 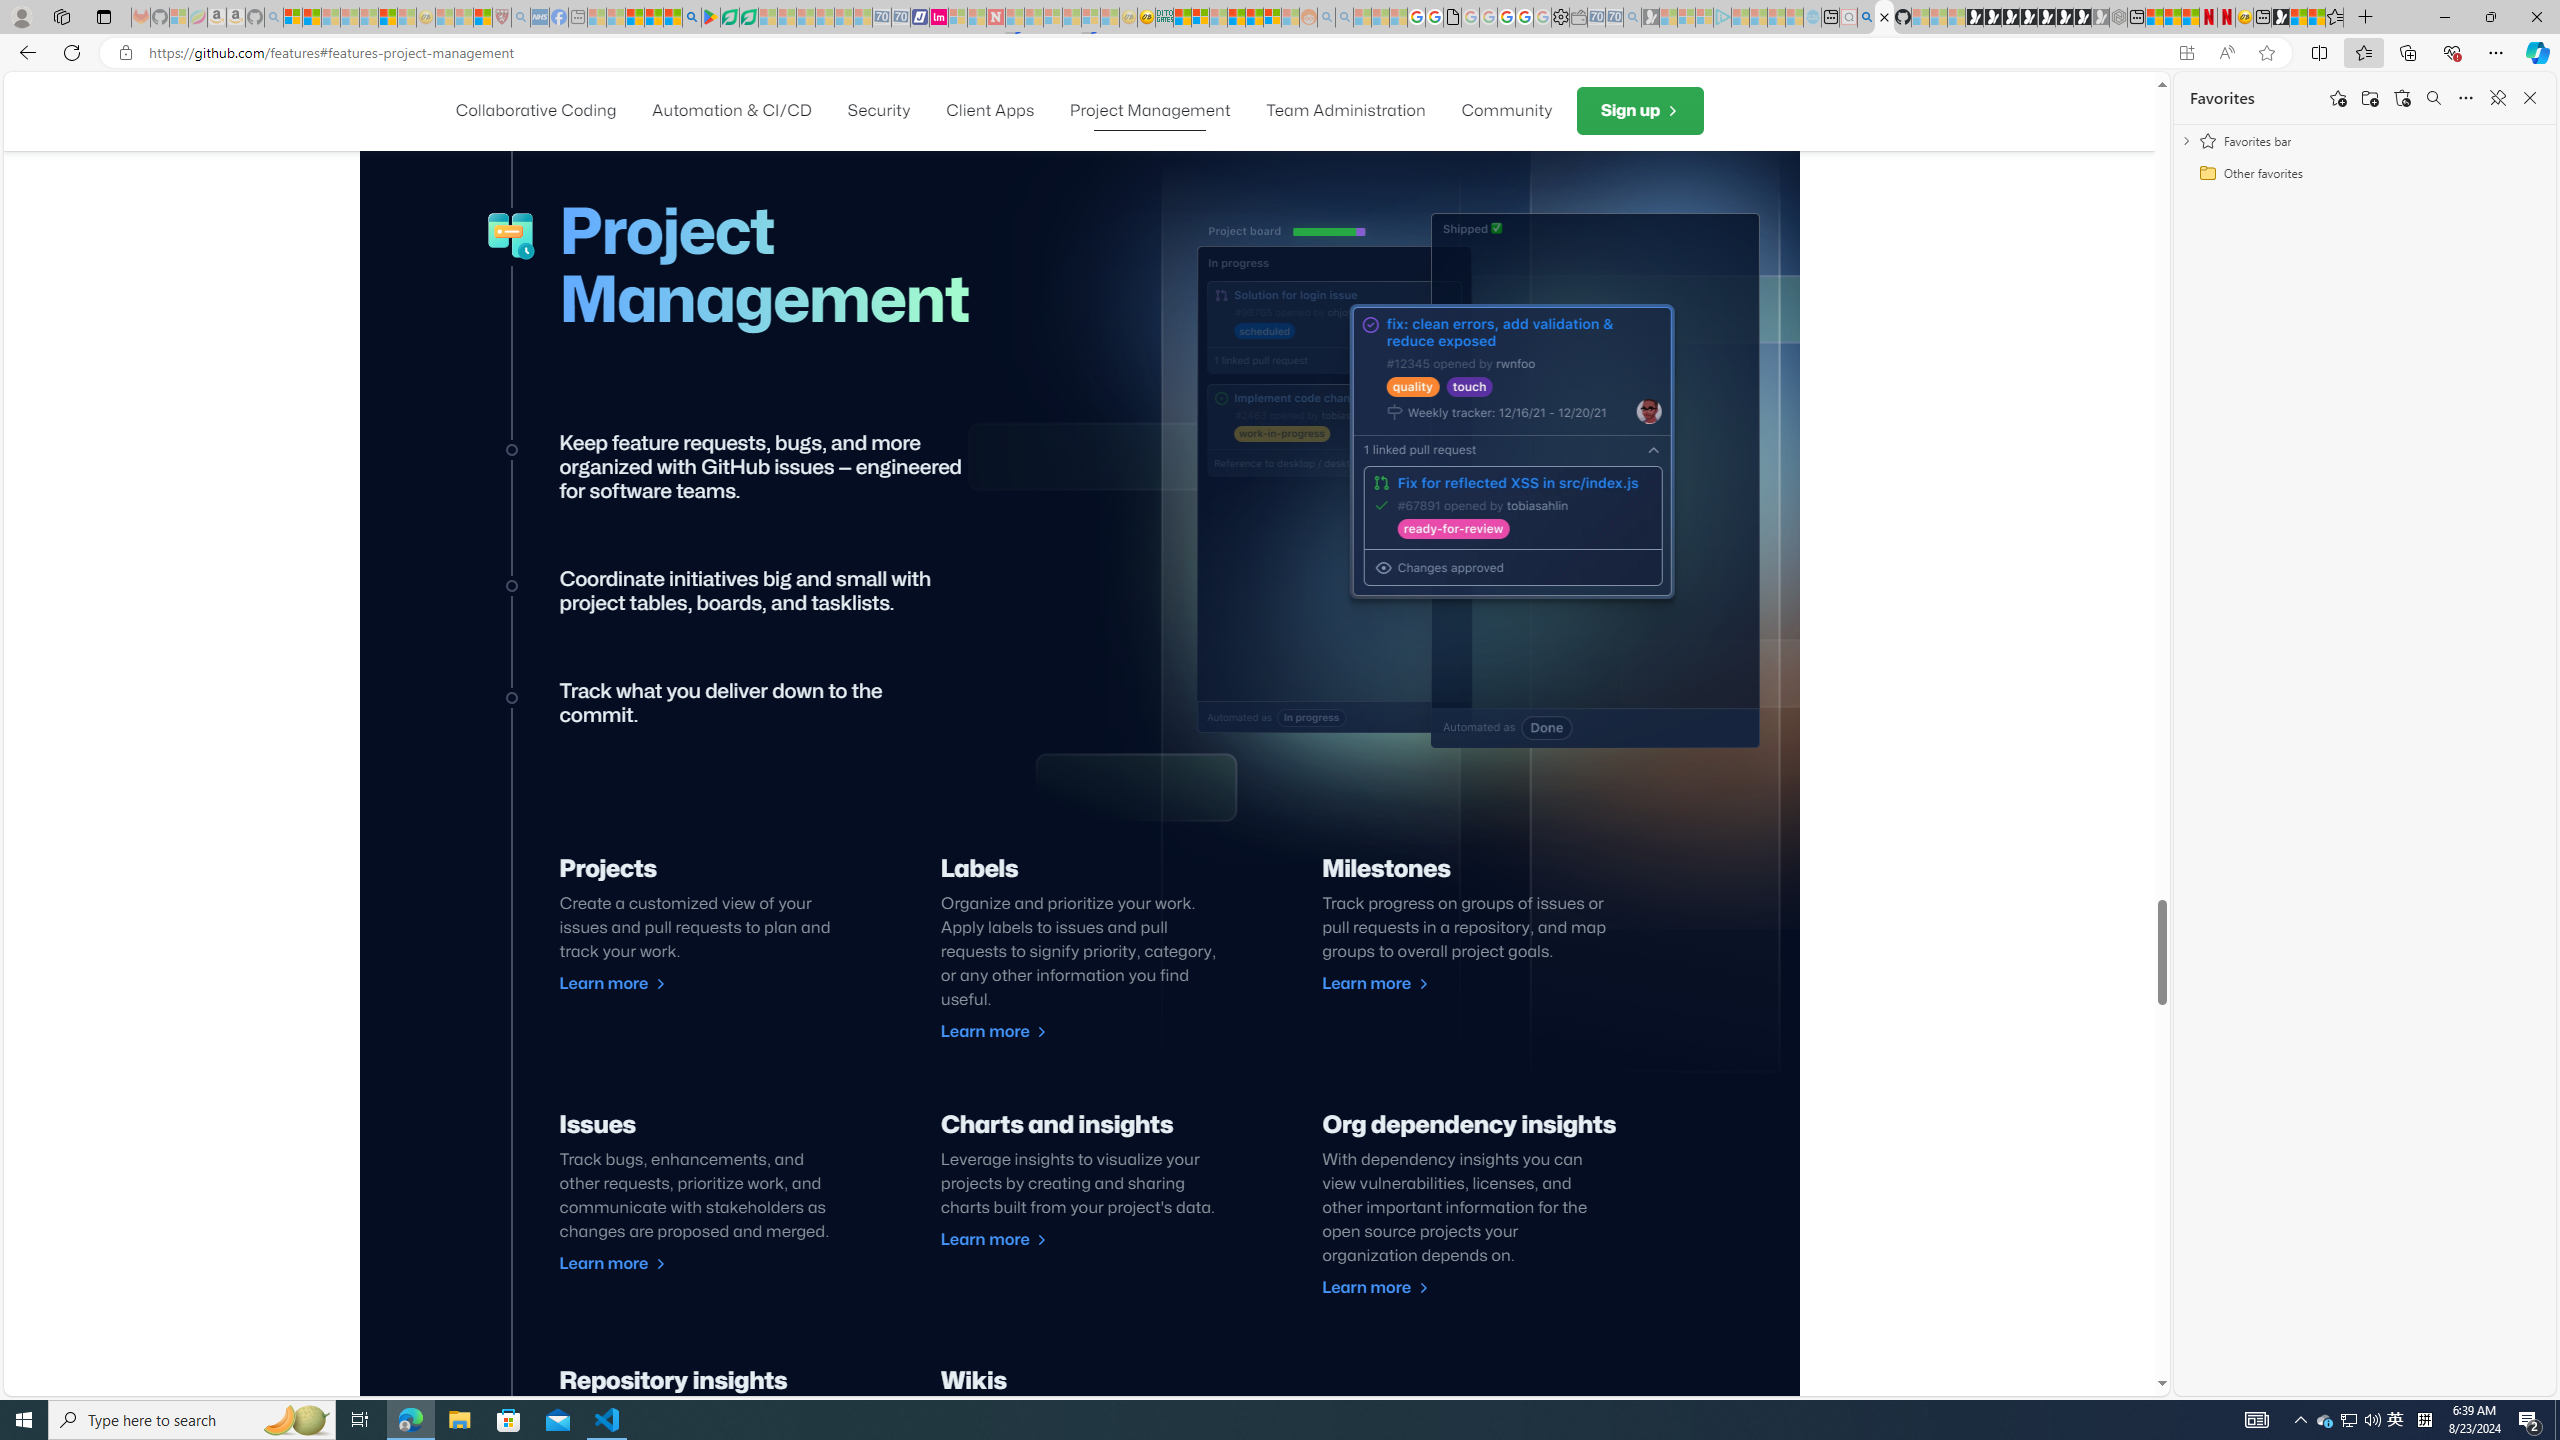 What do you see at coordinates (330, 16) in the screenshot?
I see `'The Weather Channel - MSN - Sleeping'` at bounding box center [330, 16].